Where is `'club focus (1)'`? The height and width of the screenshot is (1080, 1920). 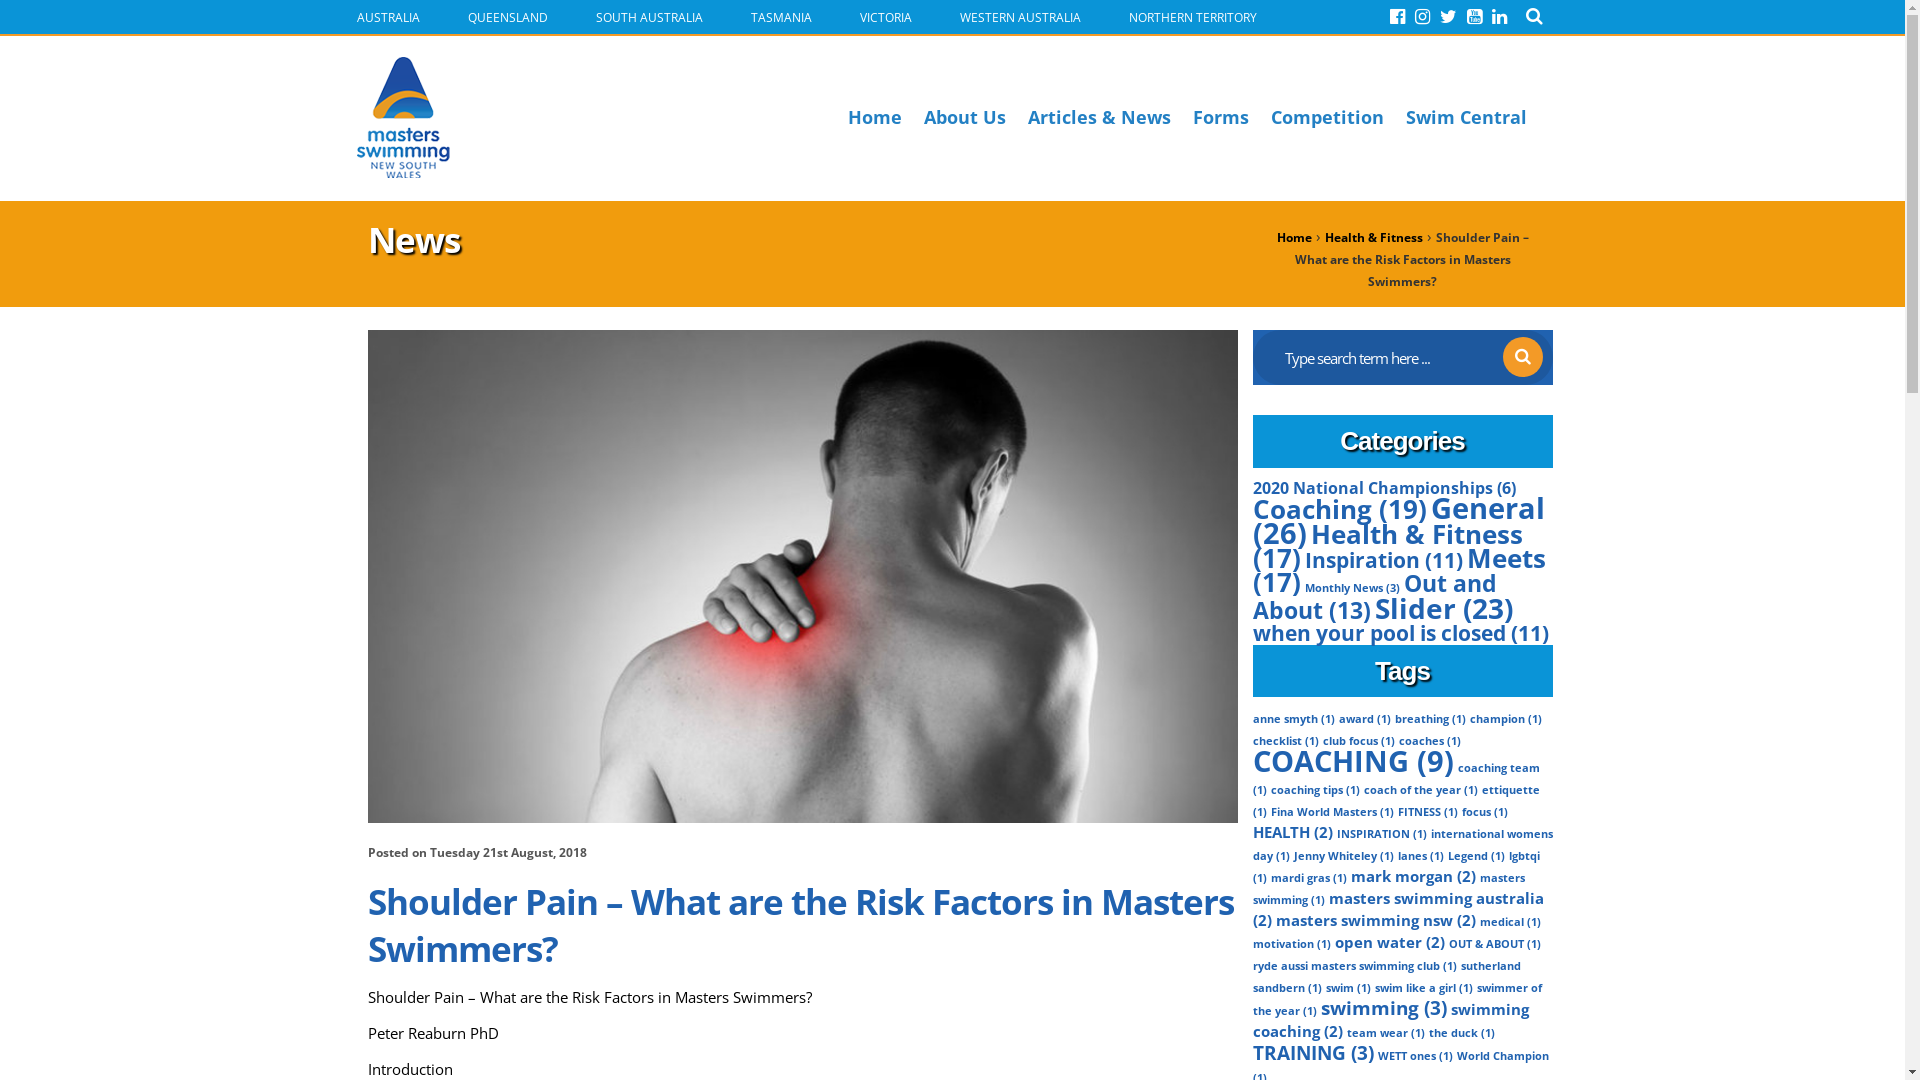
'club focus (1)' is located at coordinates (1358, 740).